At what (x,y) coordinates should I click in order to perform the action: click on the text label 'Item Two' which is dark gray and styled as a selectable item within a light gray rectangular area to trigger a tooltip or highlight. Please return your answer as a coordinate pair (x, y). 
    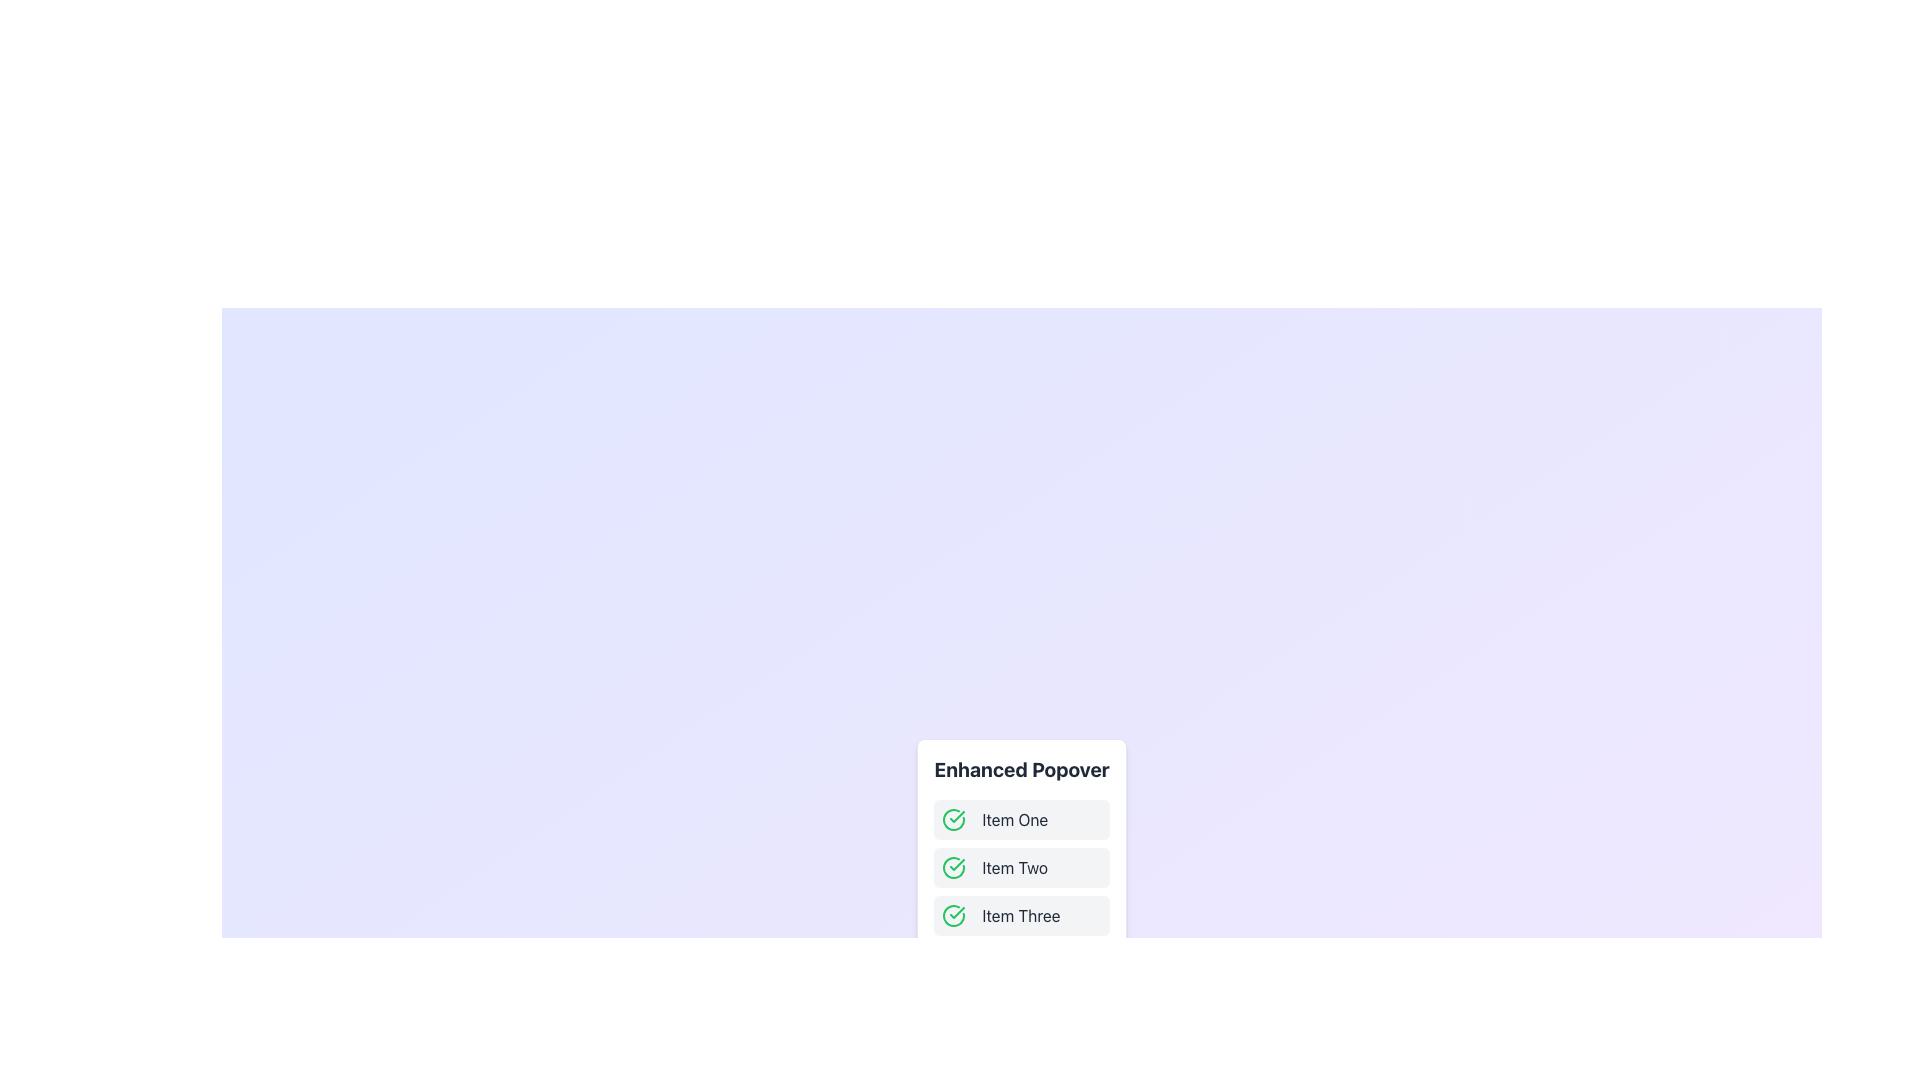
    Looking at the image, I should click on (1015, 866).